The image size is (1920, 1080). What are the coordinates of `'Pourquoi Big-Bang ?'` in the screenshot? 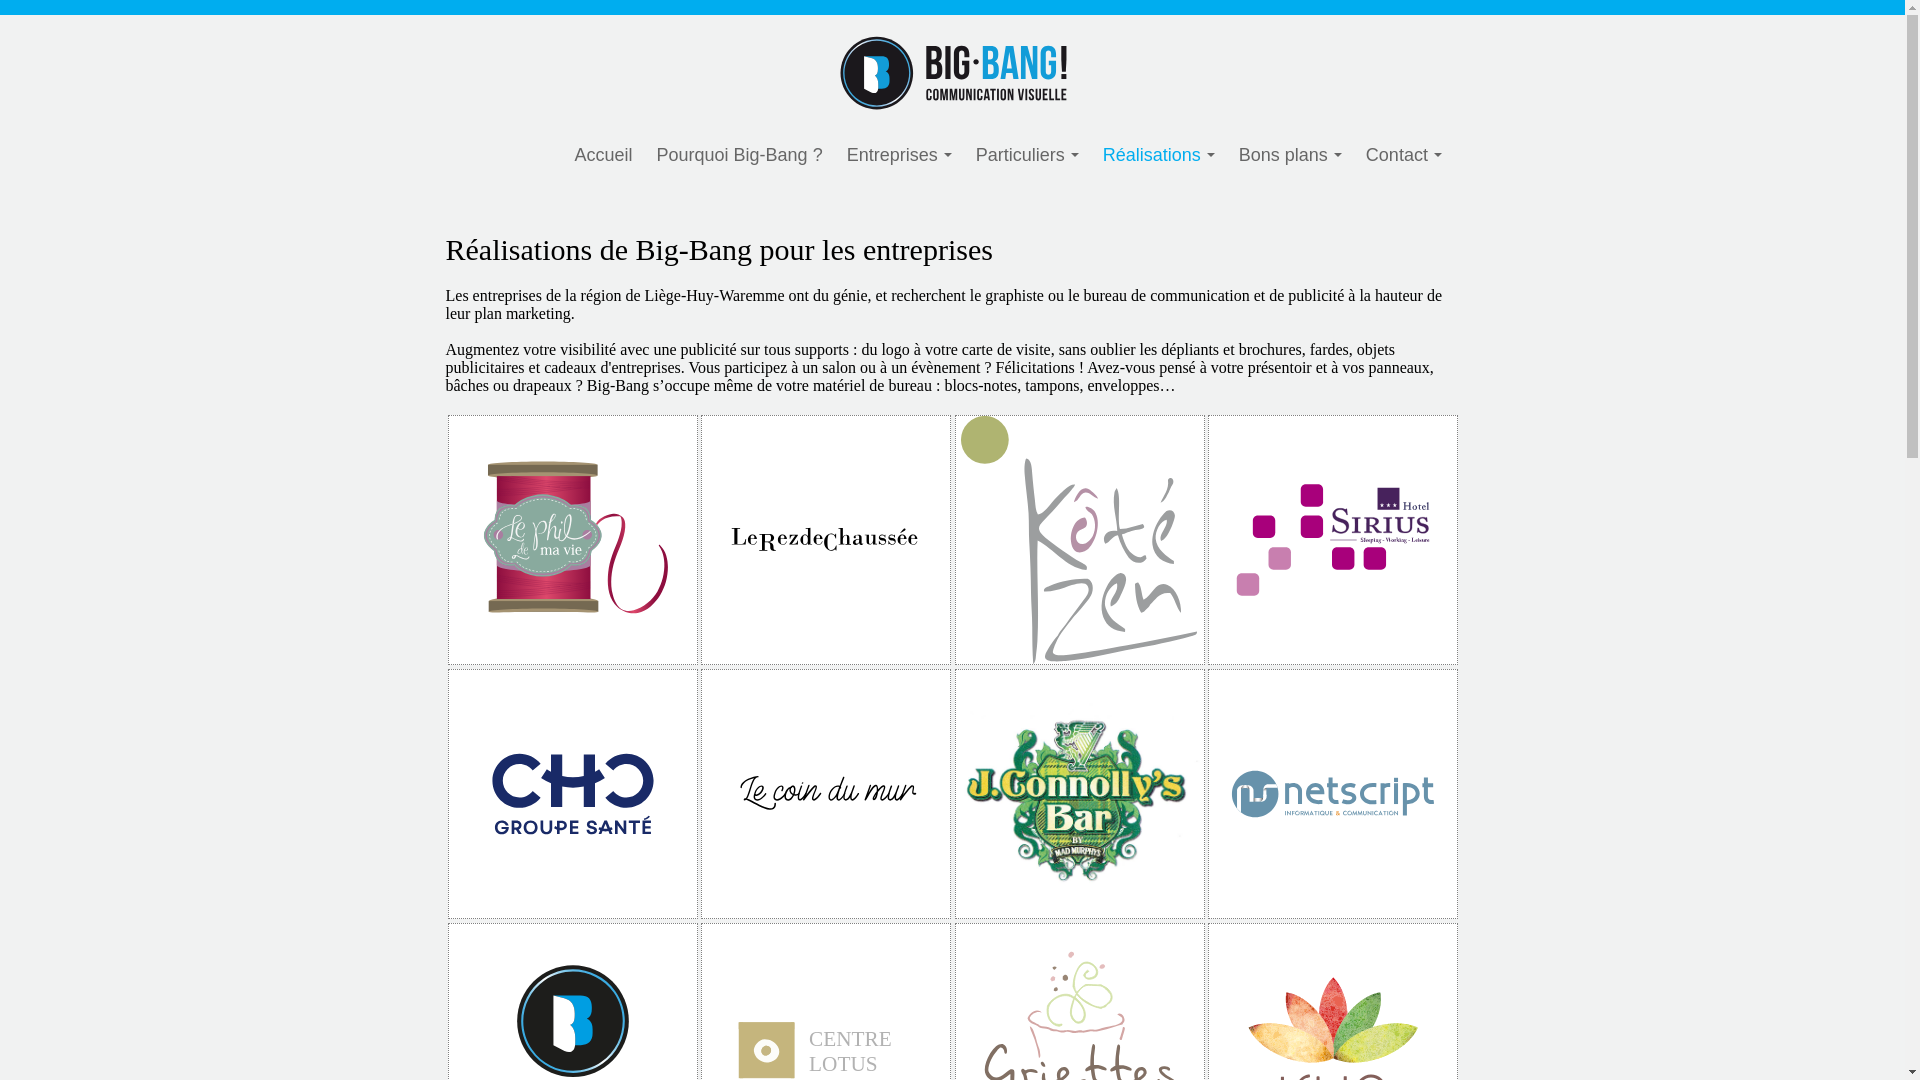 It's located at (738, 154).